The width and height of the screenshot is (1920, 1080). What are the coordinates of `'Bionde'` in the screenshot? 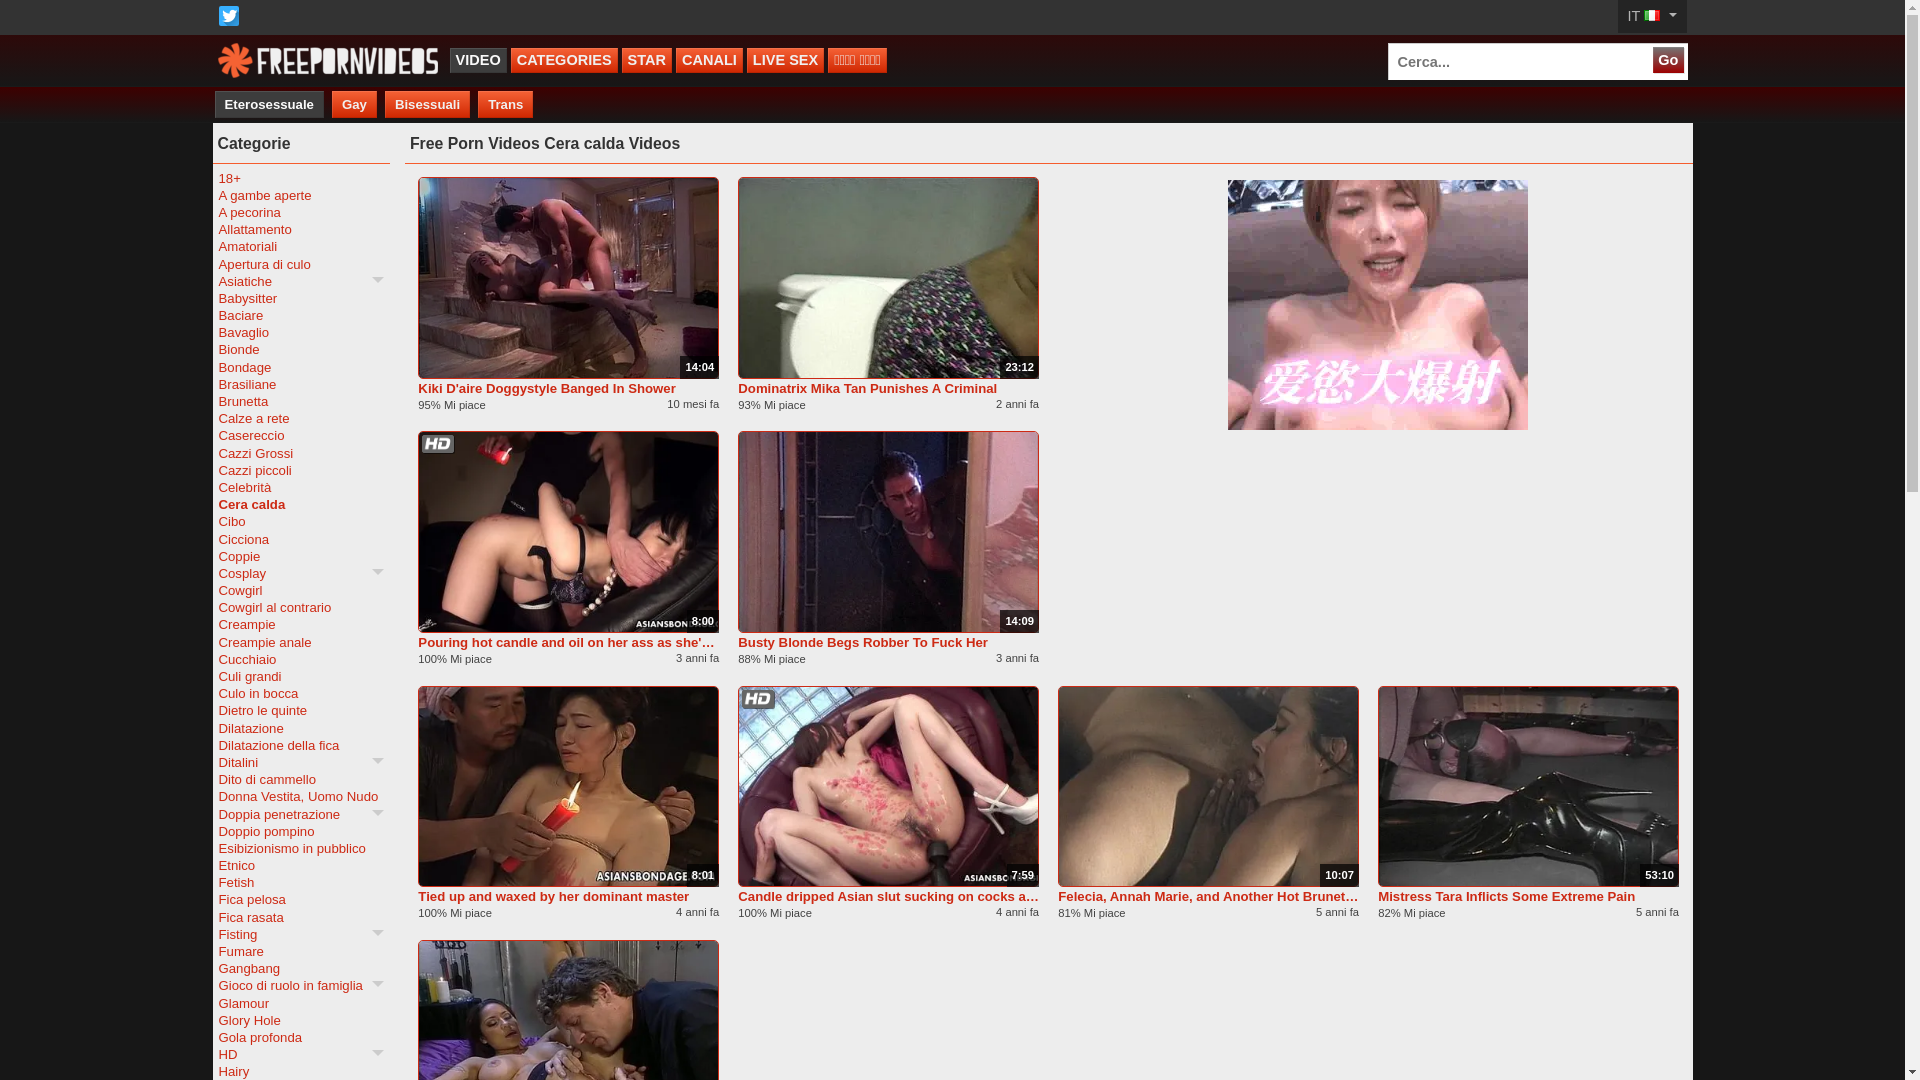 It's located at (300, 348).